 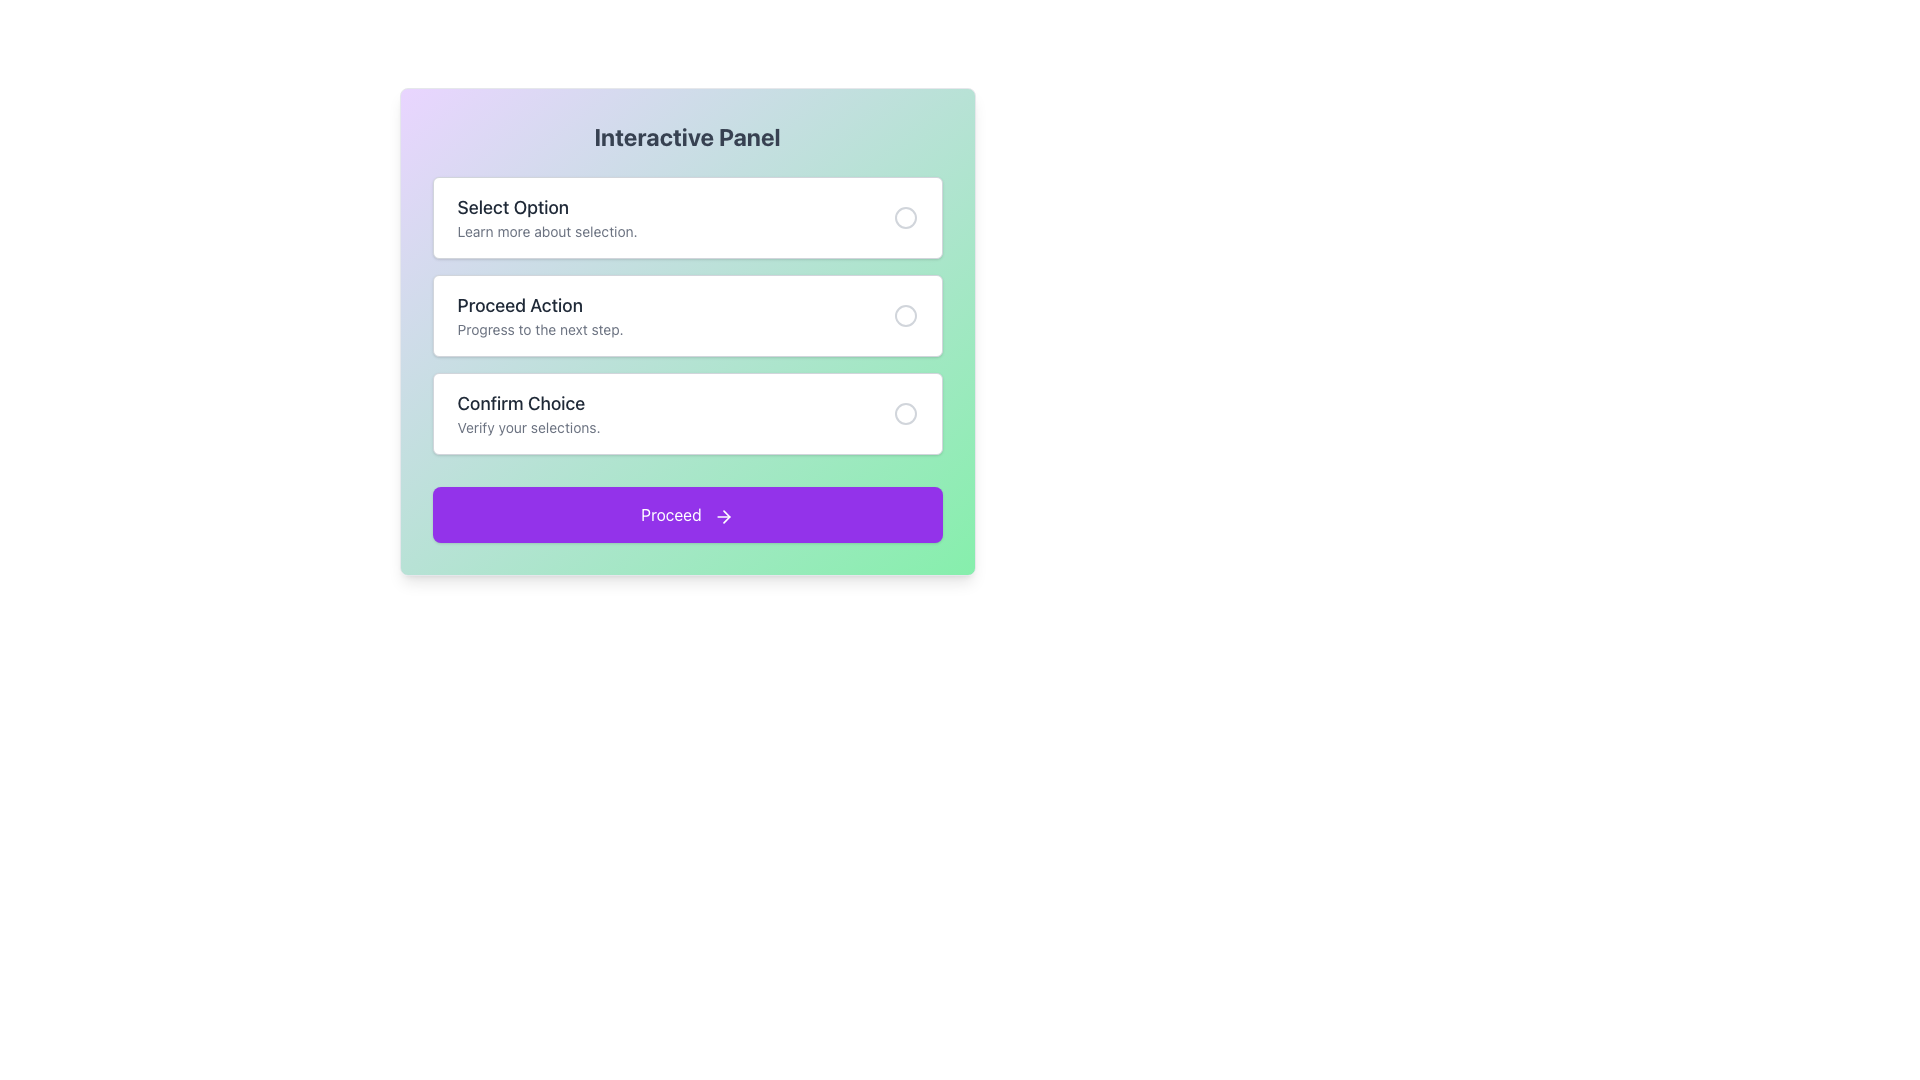 I want to click on the 'Proceed Action' button located in the second panel from the top, which has a white background and rounded corners, so click(x=687, y=330).